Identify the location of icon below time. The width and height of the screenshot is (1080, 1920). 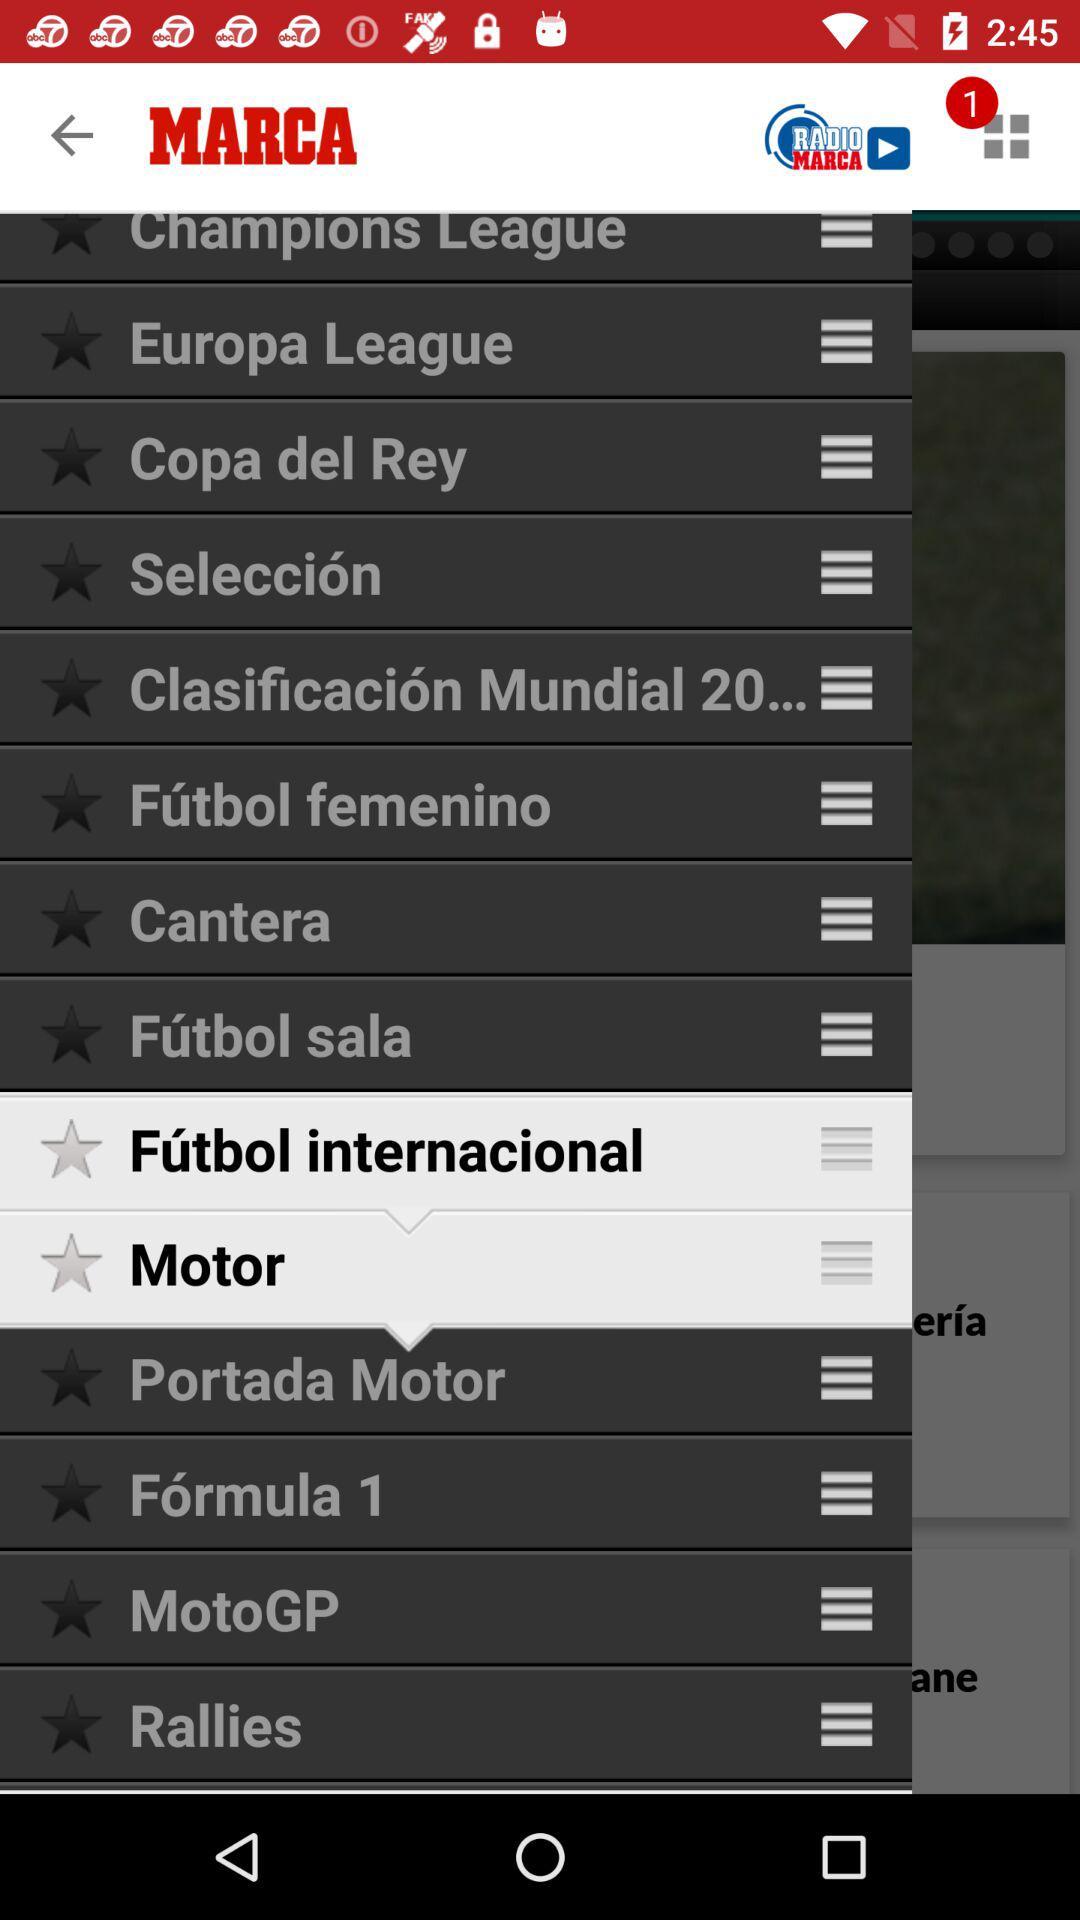
(1006, 135).